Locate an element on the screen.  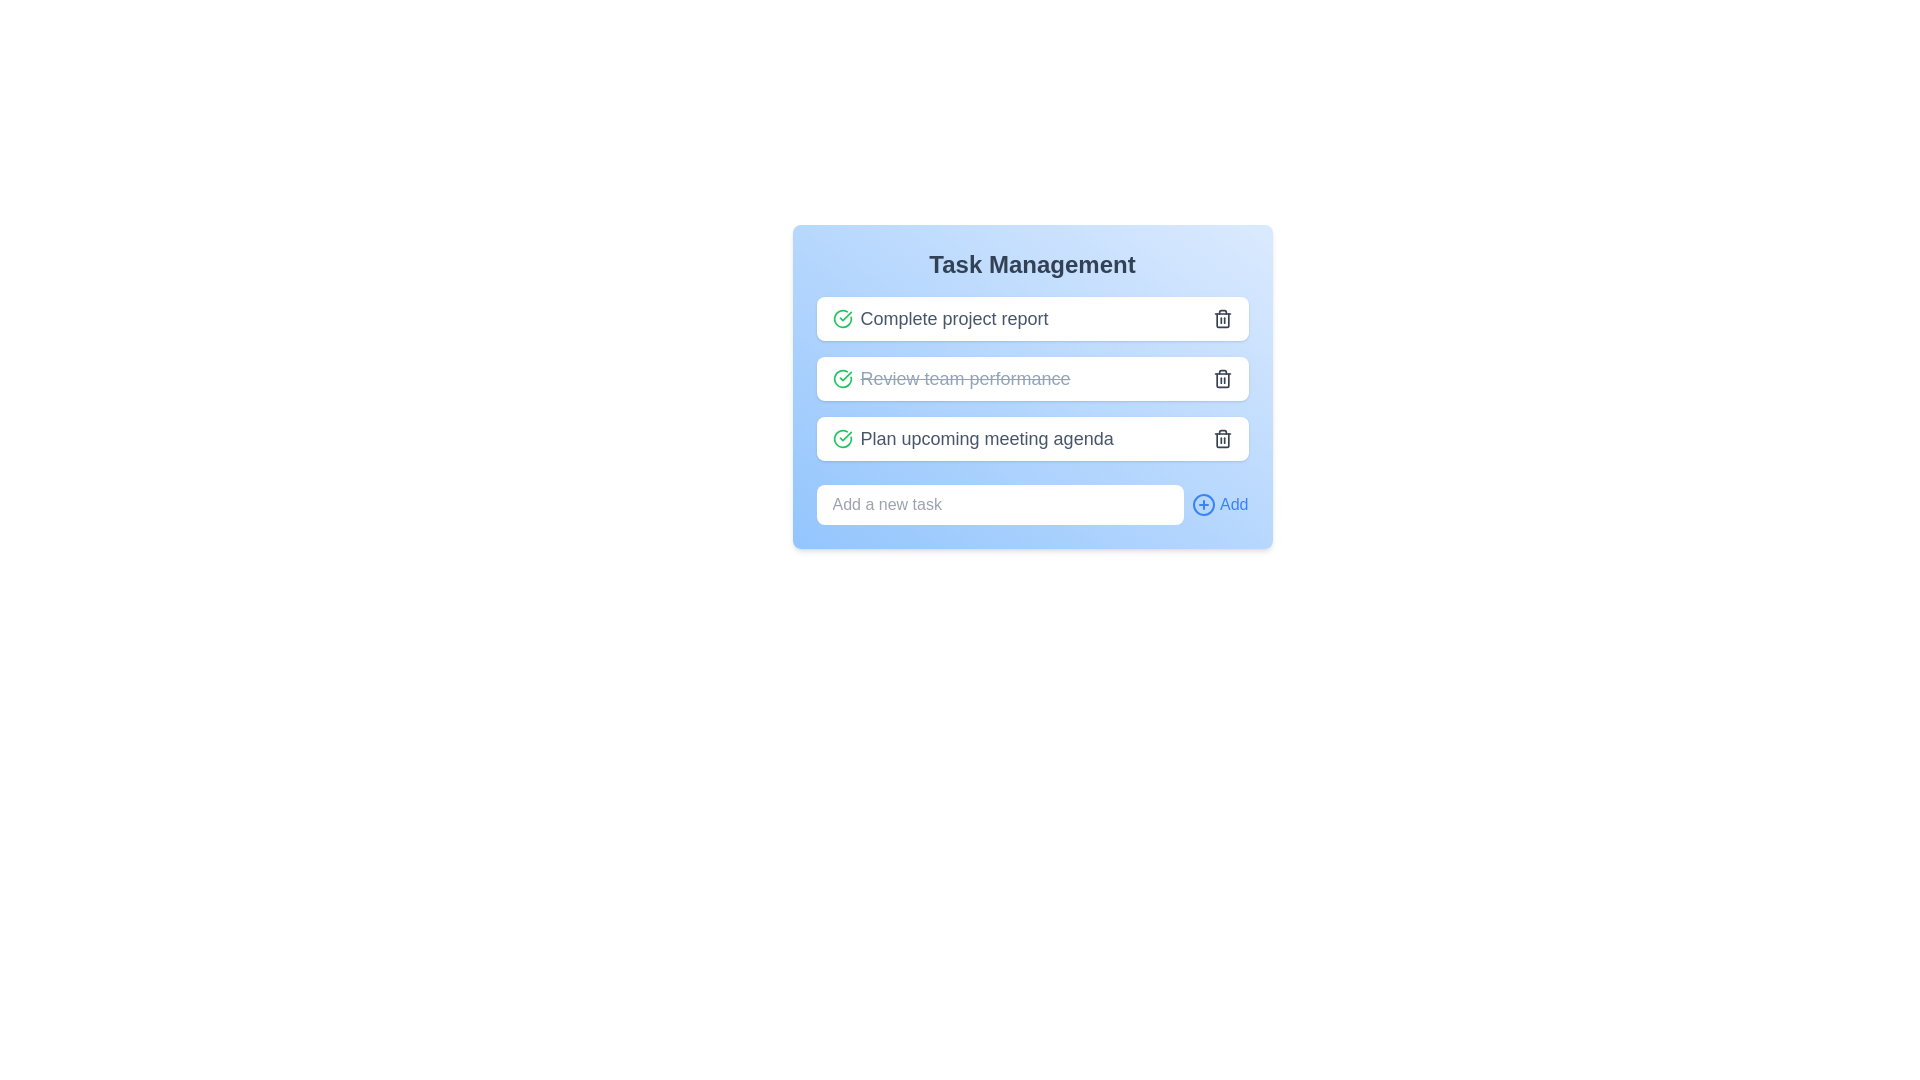
the trash bin icon button located to the right of the task labeled 'Review team performance' is located at coordinates (1221, 378).